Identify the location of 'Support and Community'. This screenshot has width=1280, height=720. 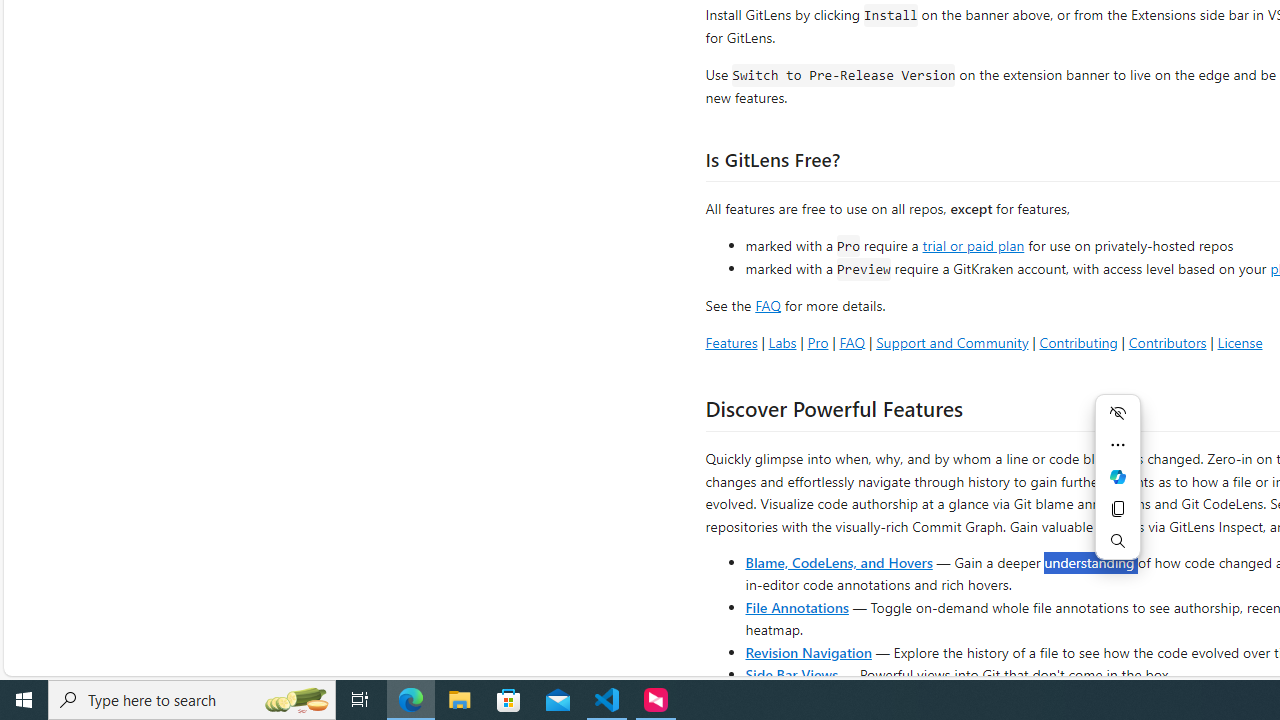
(951, 341).